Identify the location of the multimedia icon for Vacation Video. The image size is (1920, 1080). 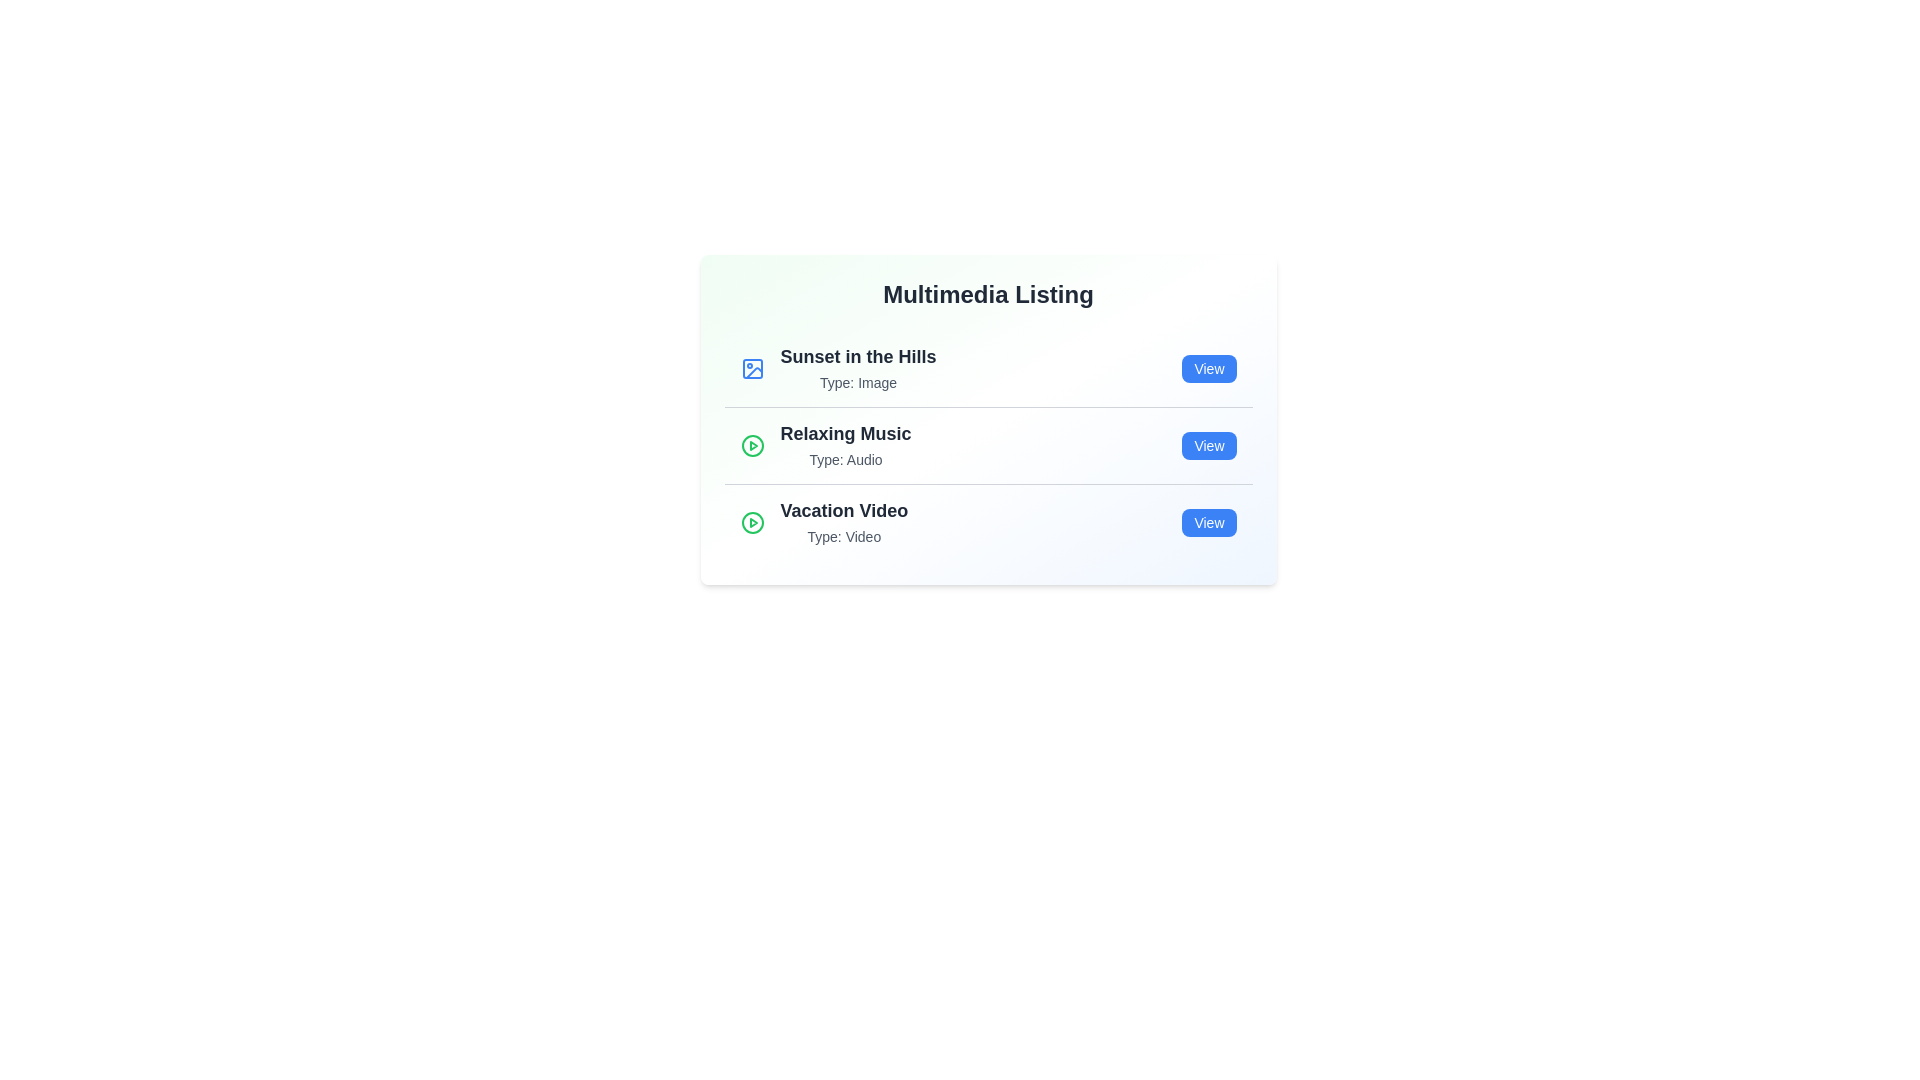
(751, 522).